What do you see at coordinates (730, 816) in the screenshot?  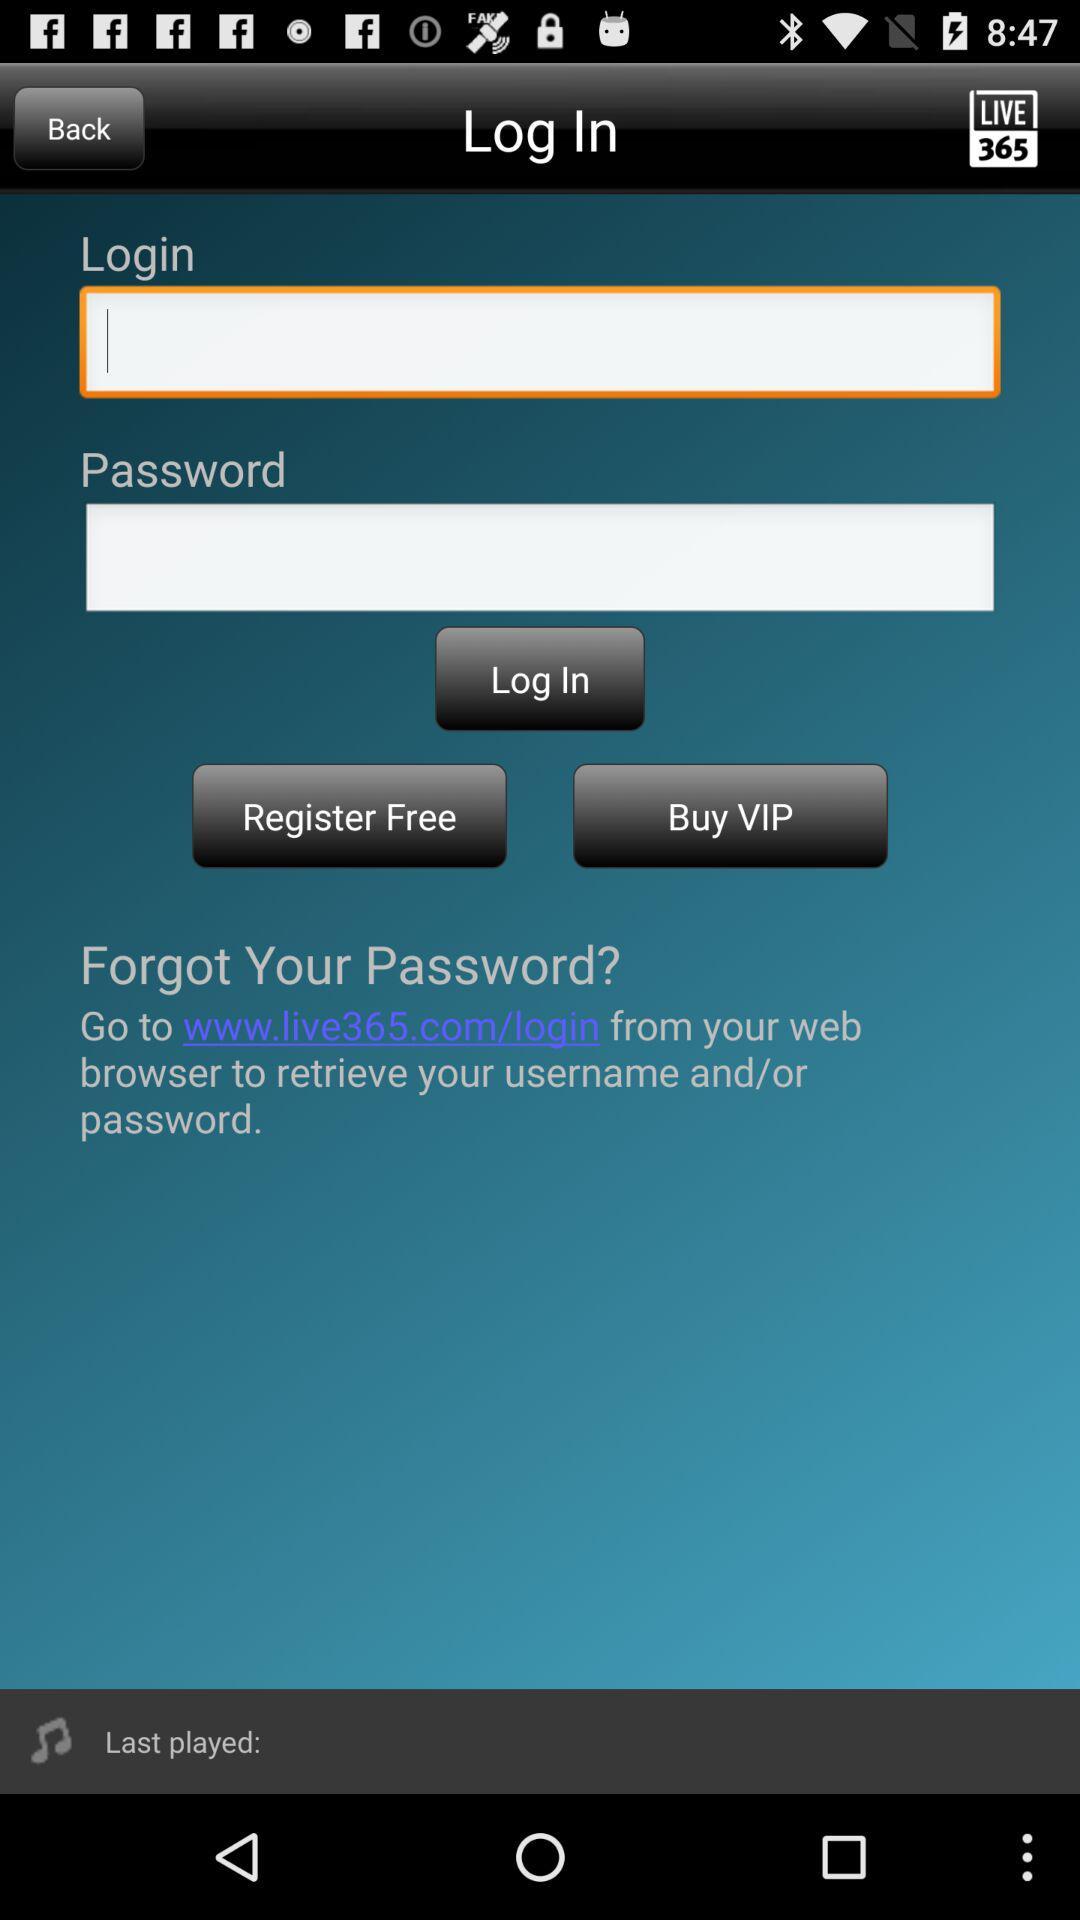 I see `icon on the right` at bounding box center [730, 816].